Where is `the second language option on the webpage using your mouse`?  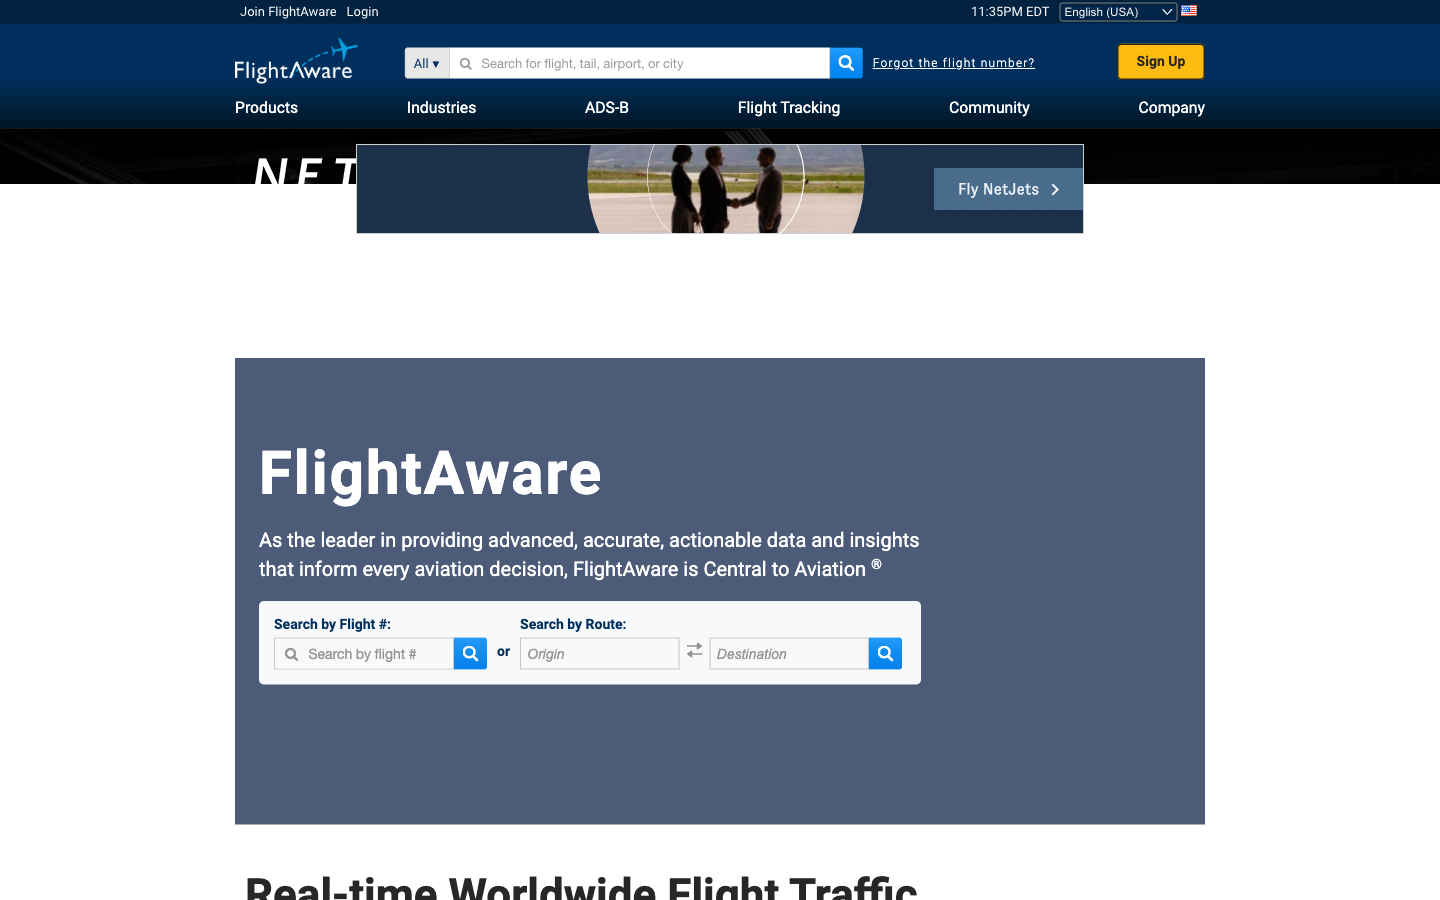
the second language option on the webpage using your mouse is located at coordinates (1118, 10).